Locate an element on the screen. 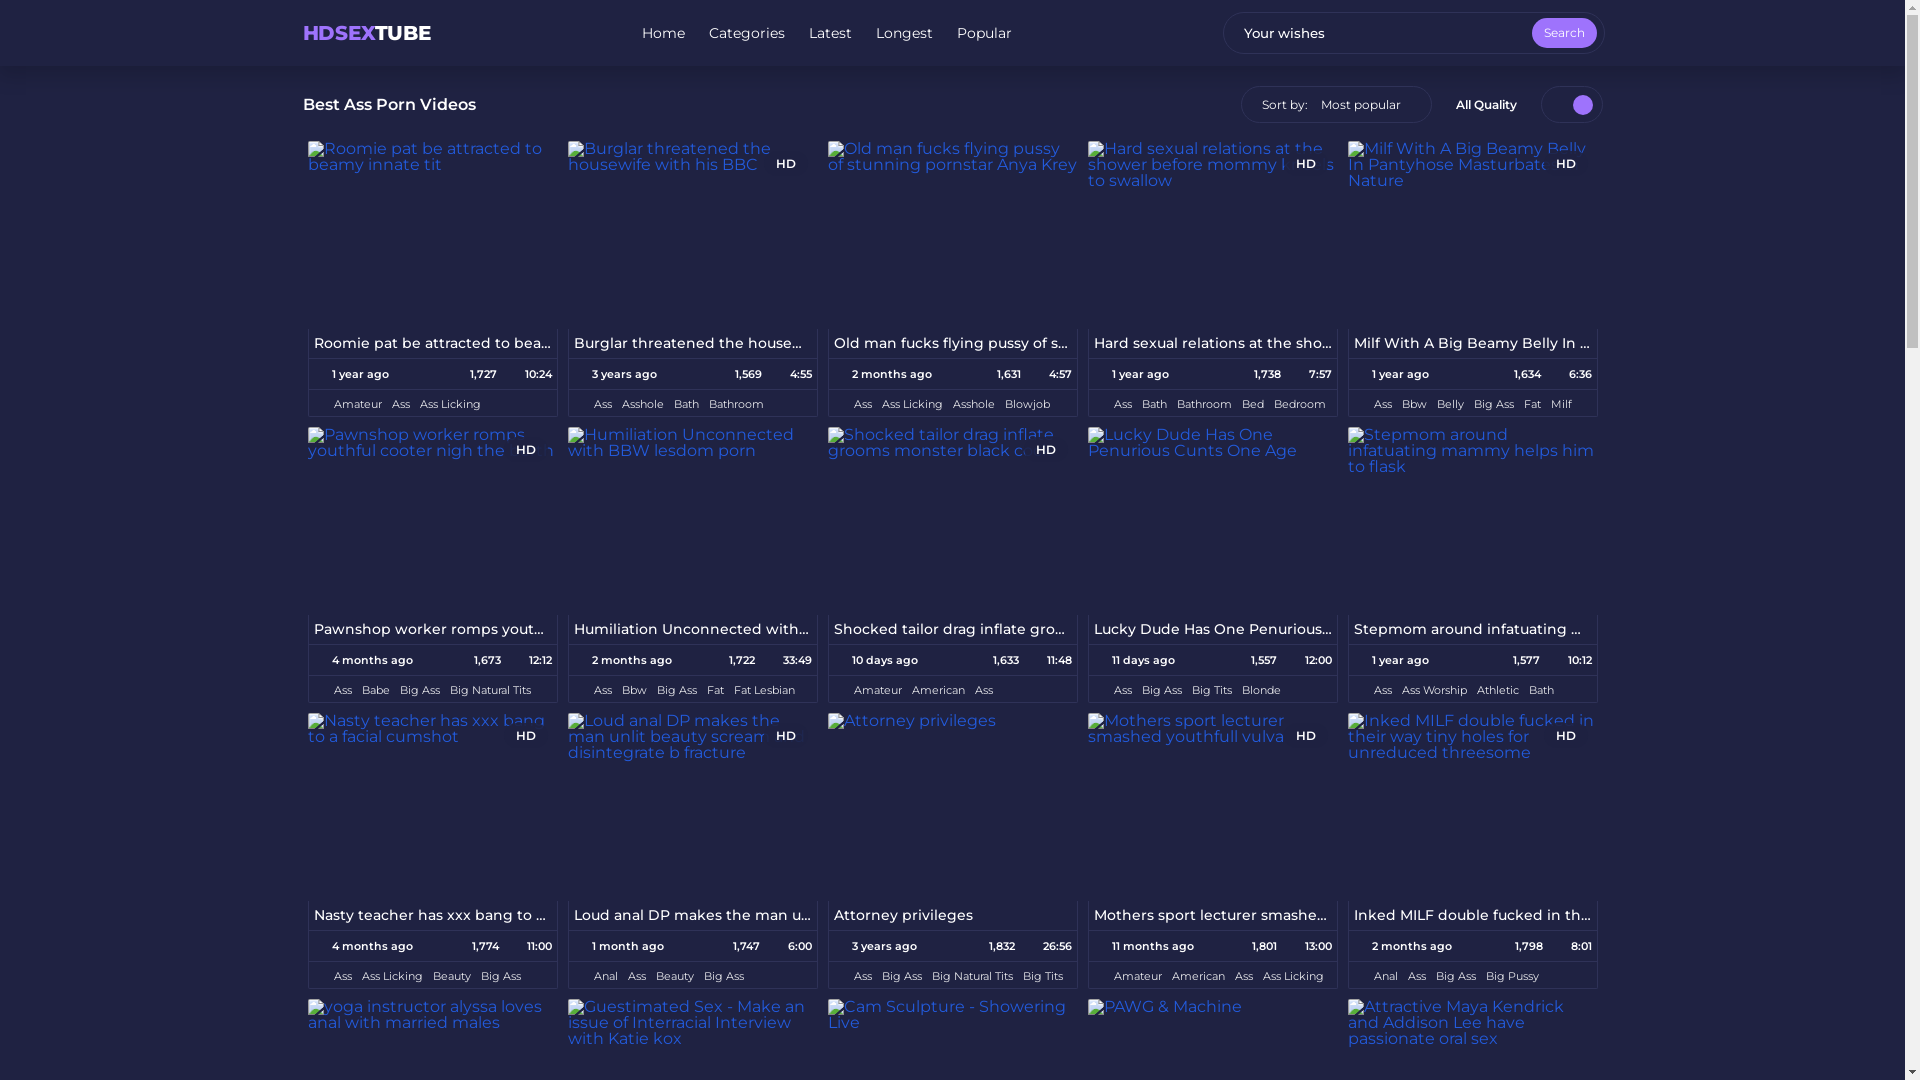  'Bathroom' is located at coordinates (734, 404).